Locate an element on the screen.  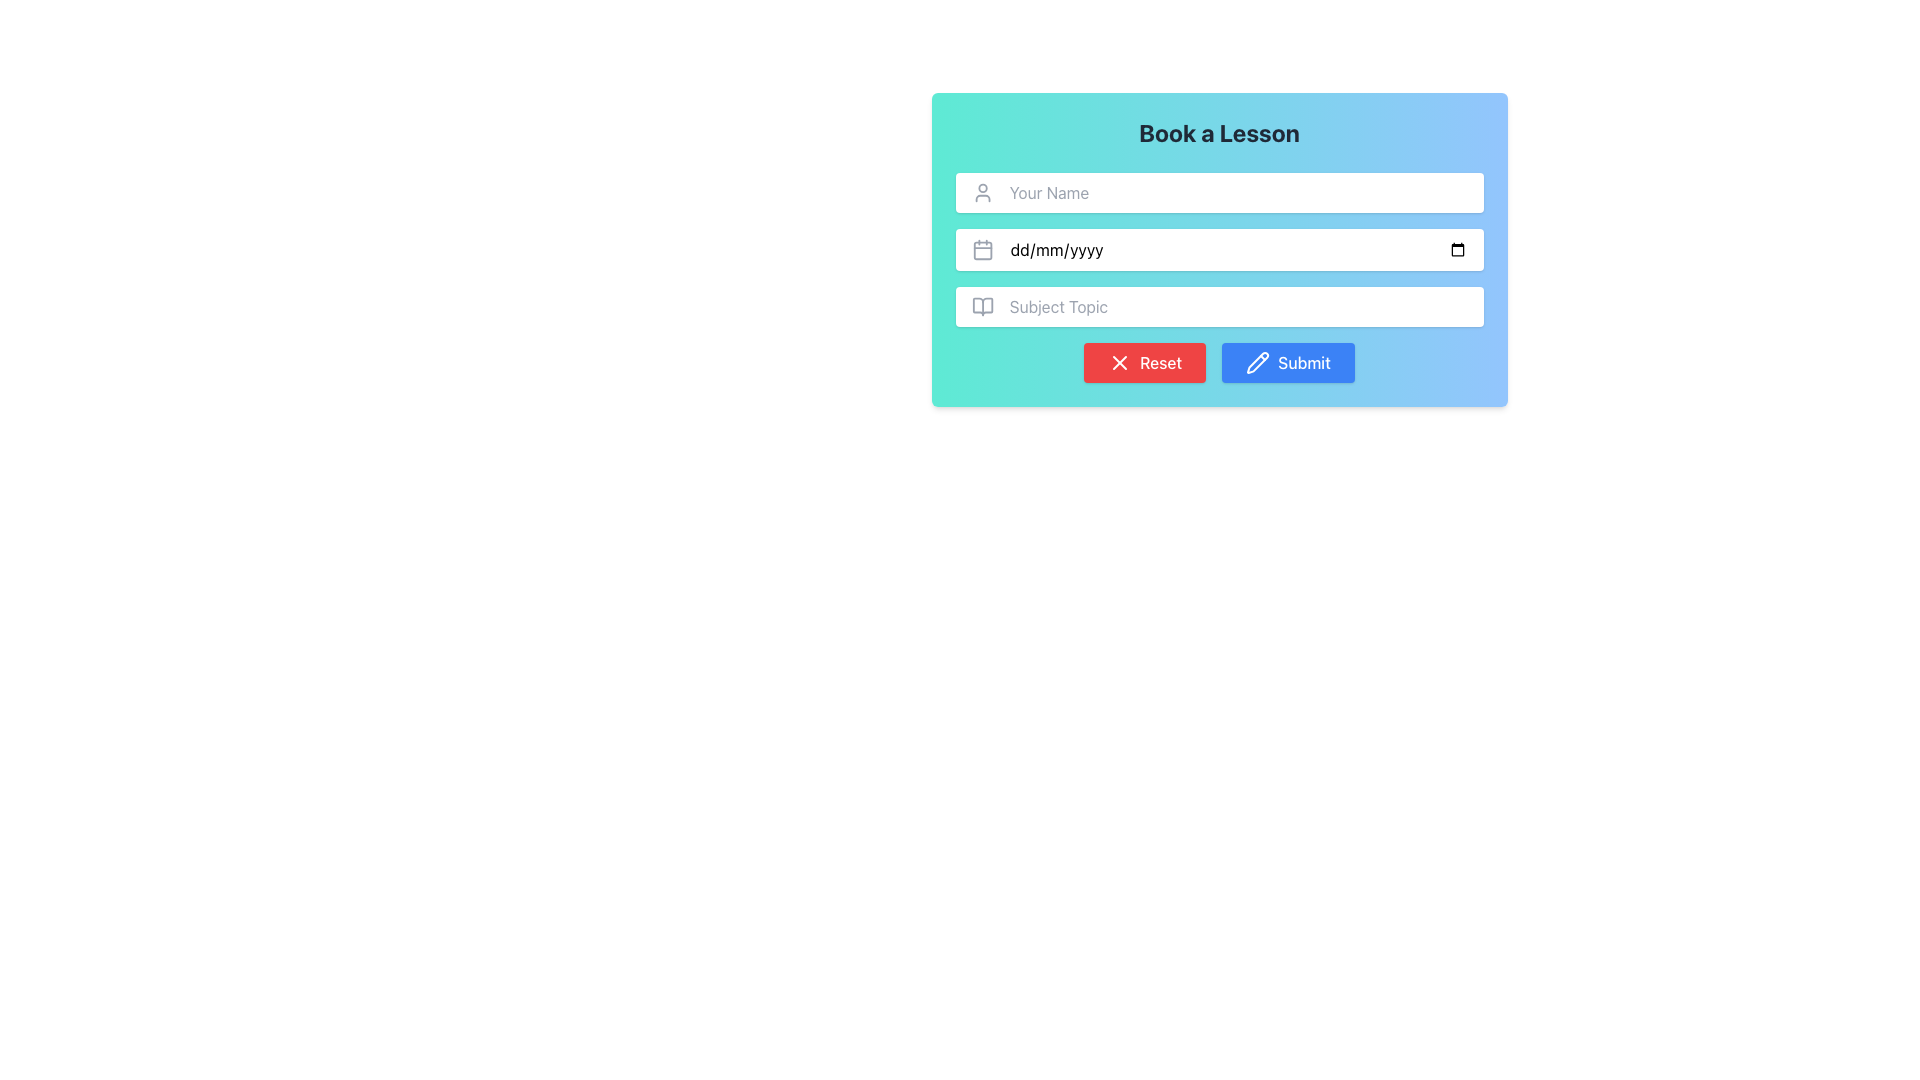
the 'Reset' button, which contains an icon to the left of its text is located at coordinates (1118, 362).